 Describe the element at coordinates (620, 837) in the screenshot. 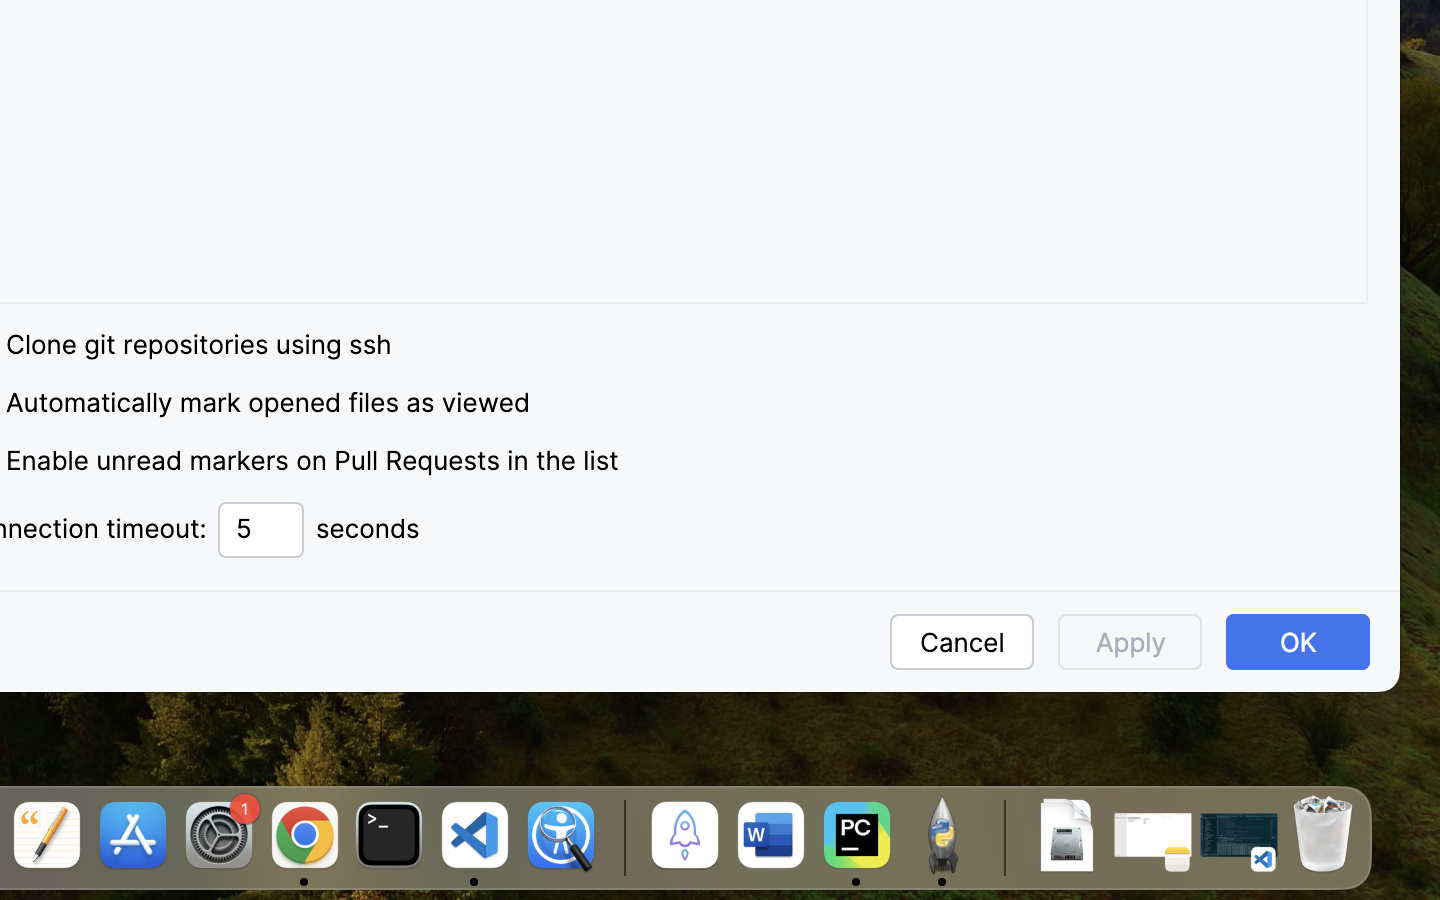

I see `'0.4285714328289032'` at that location.